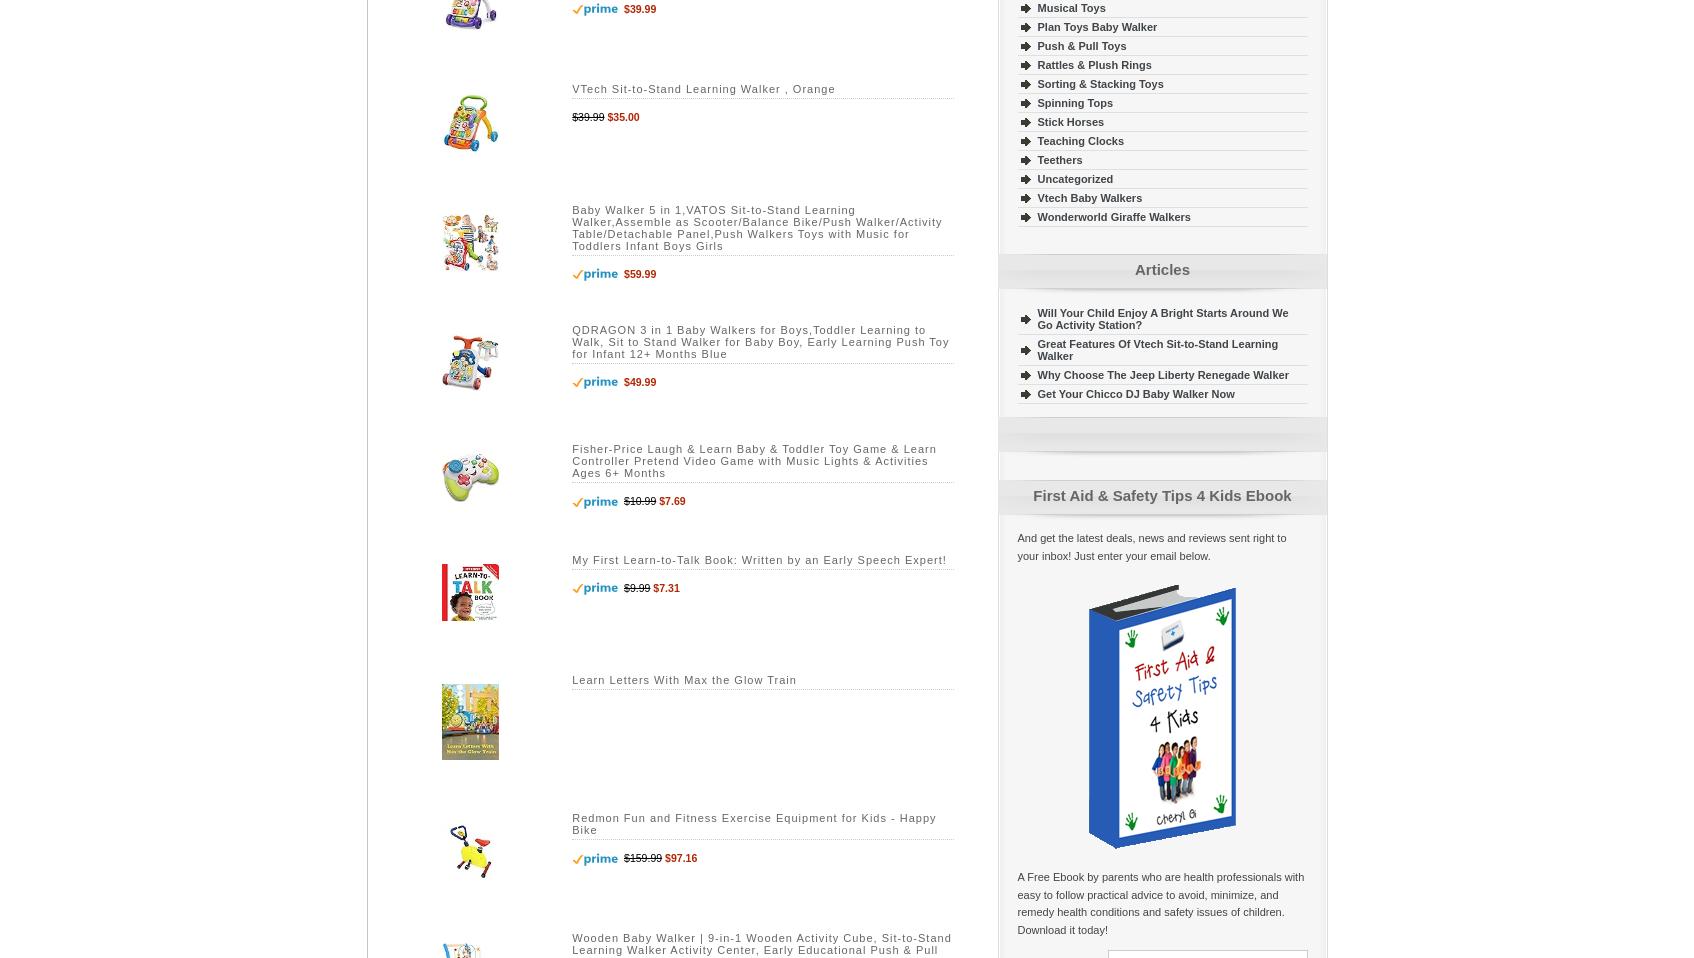 Image resolution: width=1694 pixels, height=958 pixels. I want to click on 'And get the latest deals, news and reviews sent right to your inbox! Just enter your email below.', so click(1151, 545).